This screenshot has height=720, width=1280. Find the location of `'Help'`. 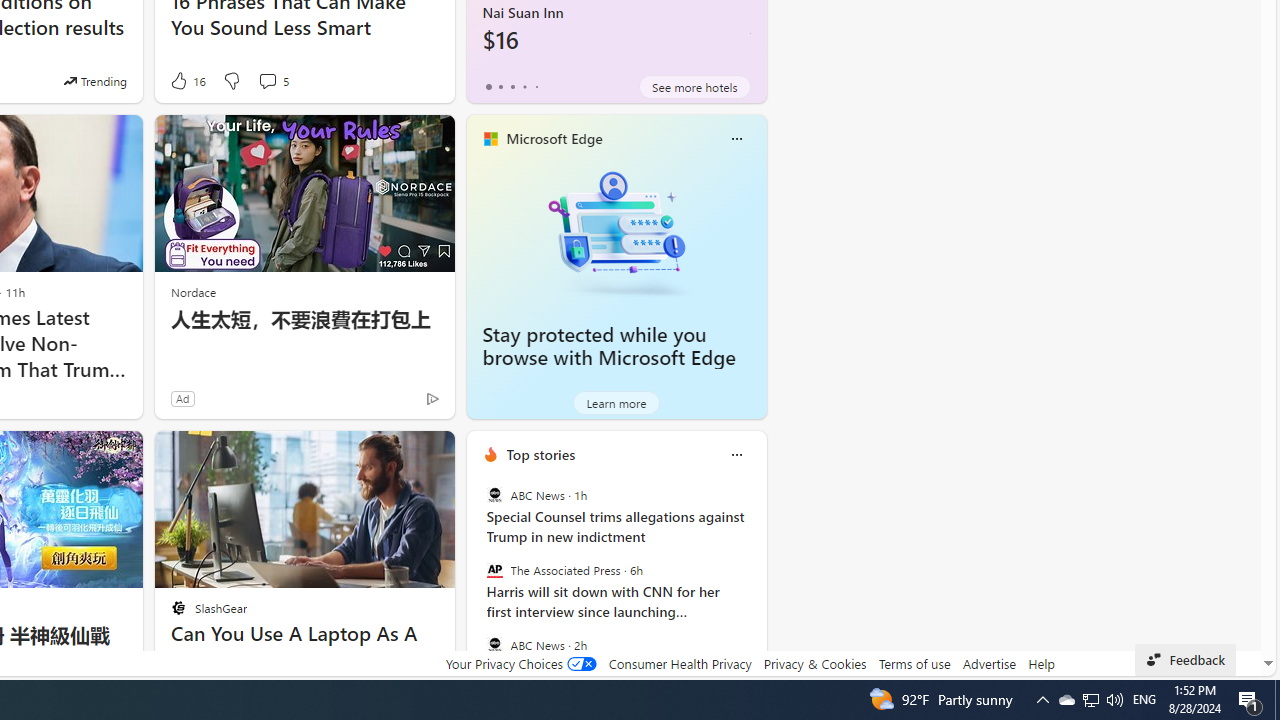

'Help' is located at coordinates (1040, 663).